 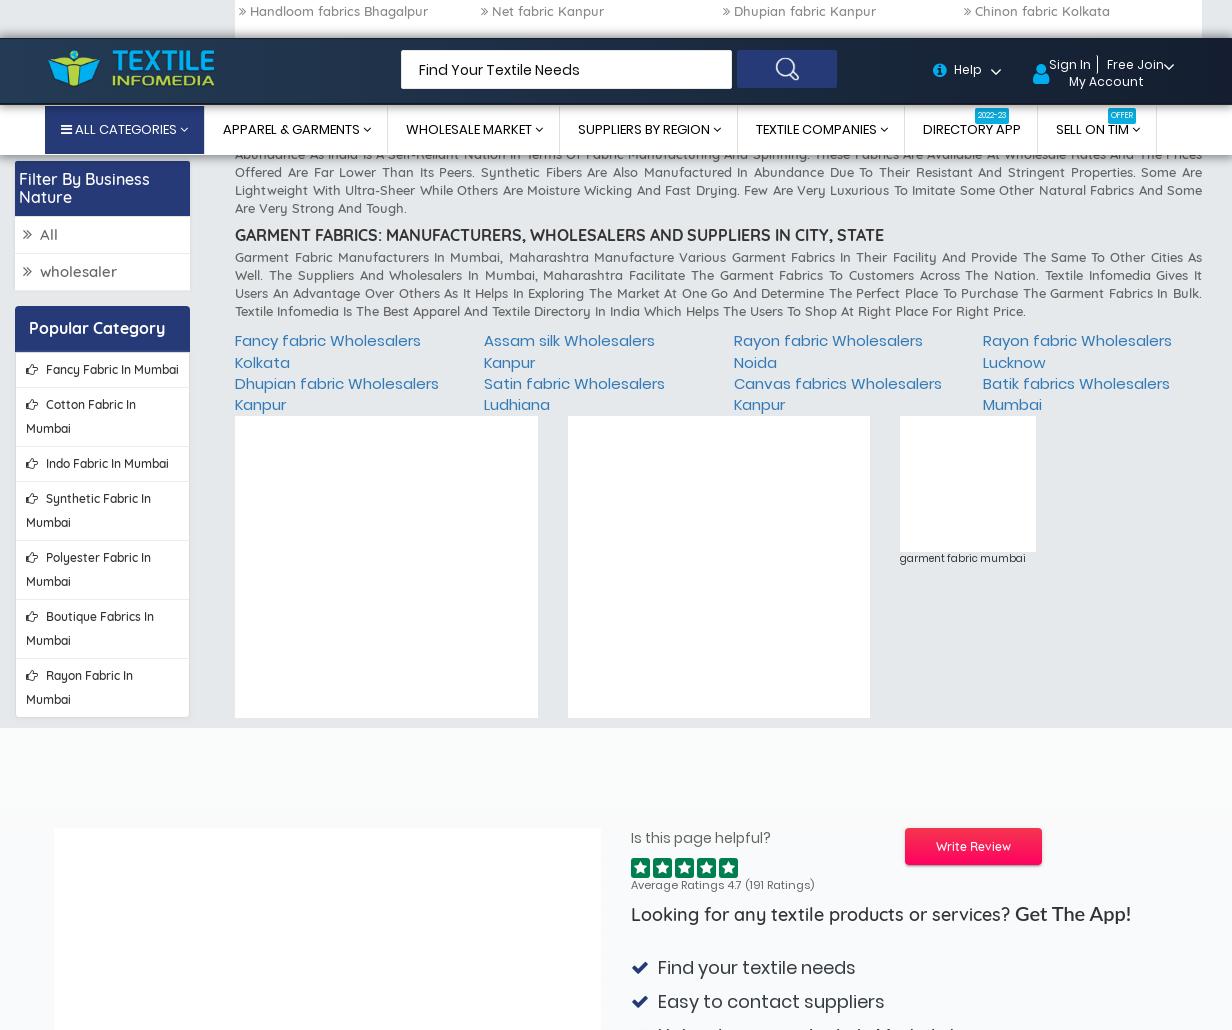 I want to click on 'Get the App!', so click(x=1015, y=289).